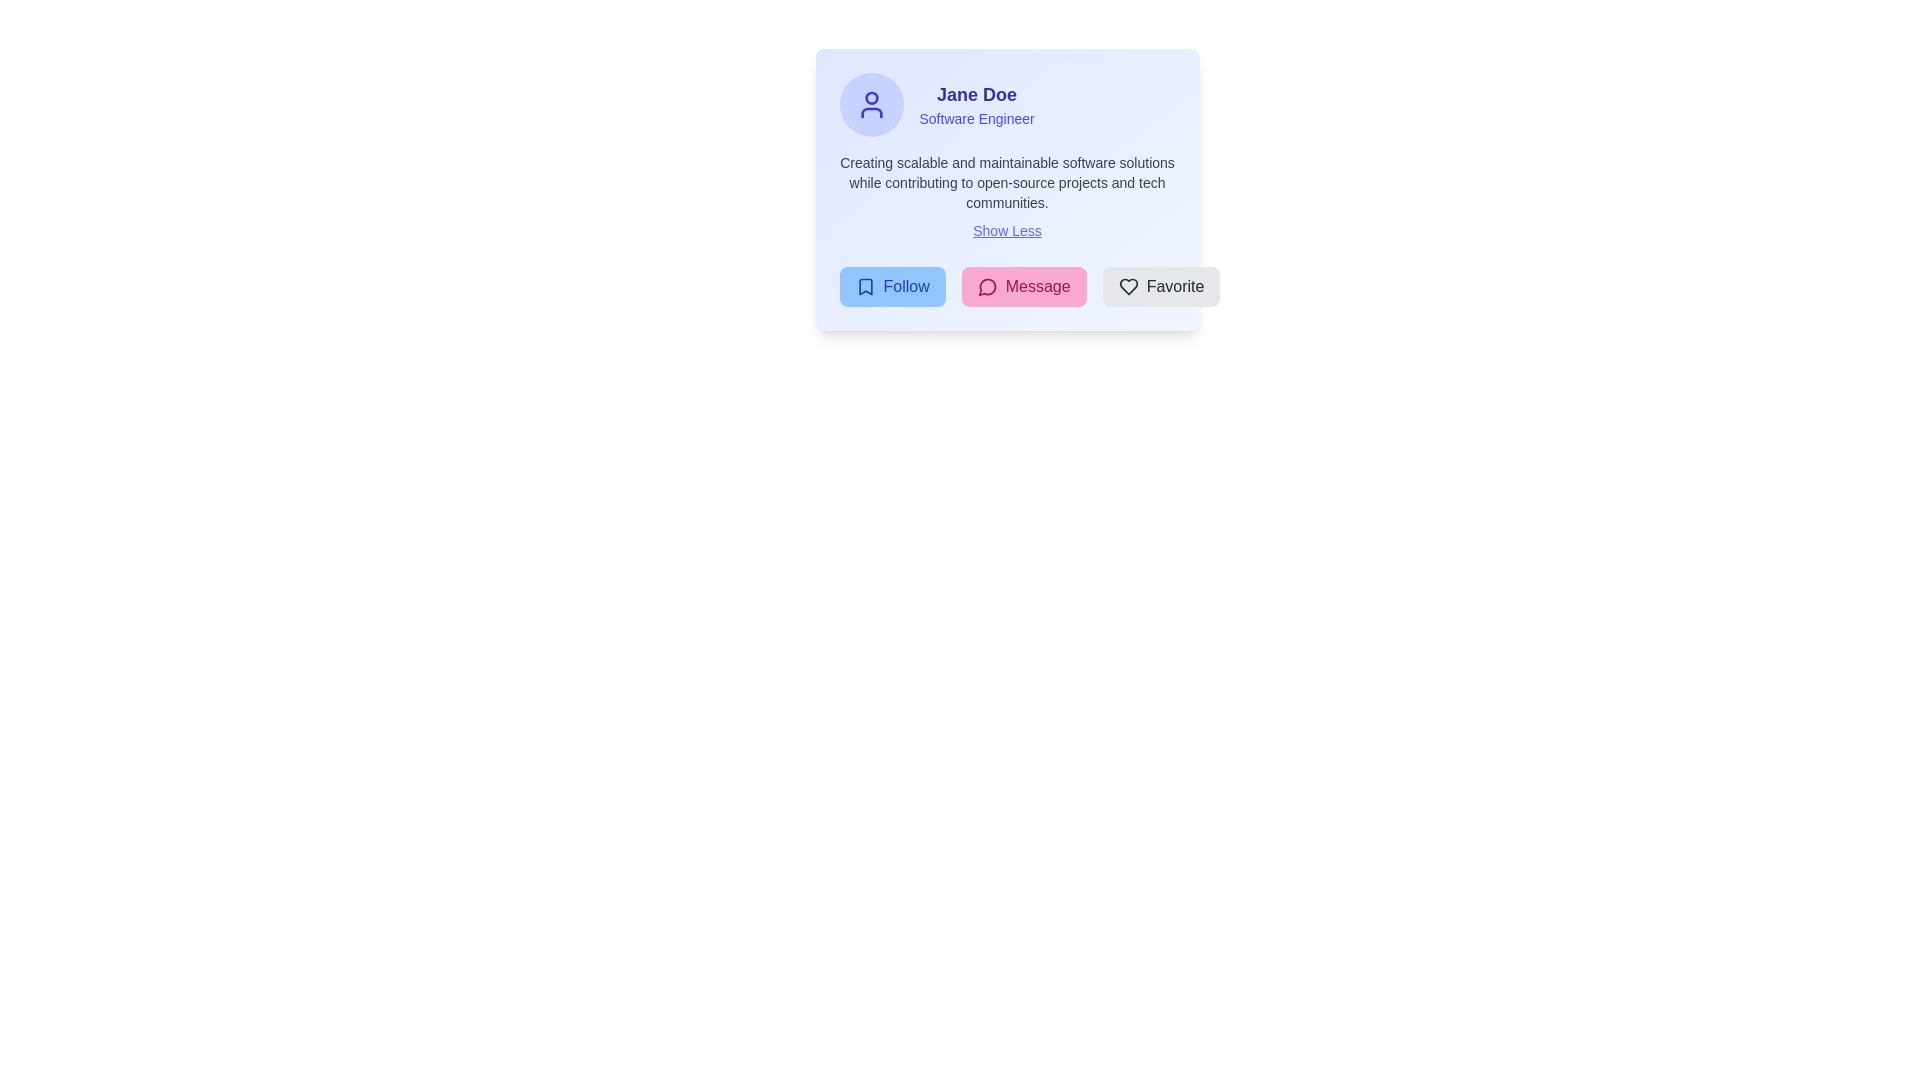  Describe the element at coordinates (1128, 286) in the screenshot. I see `the heart icon within the 'Favorite' button` at that location.